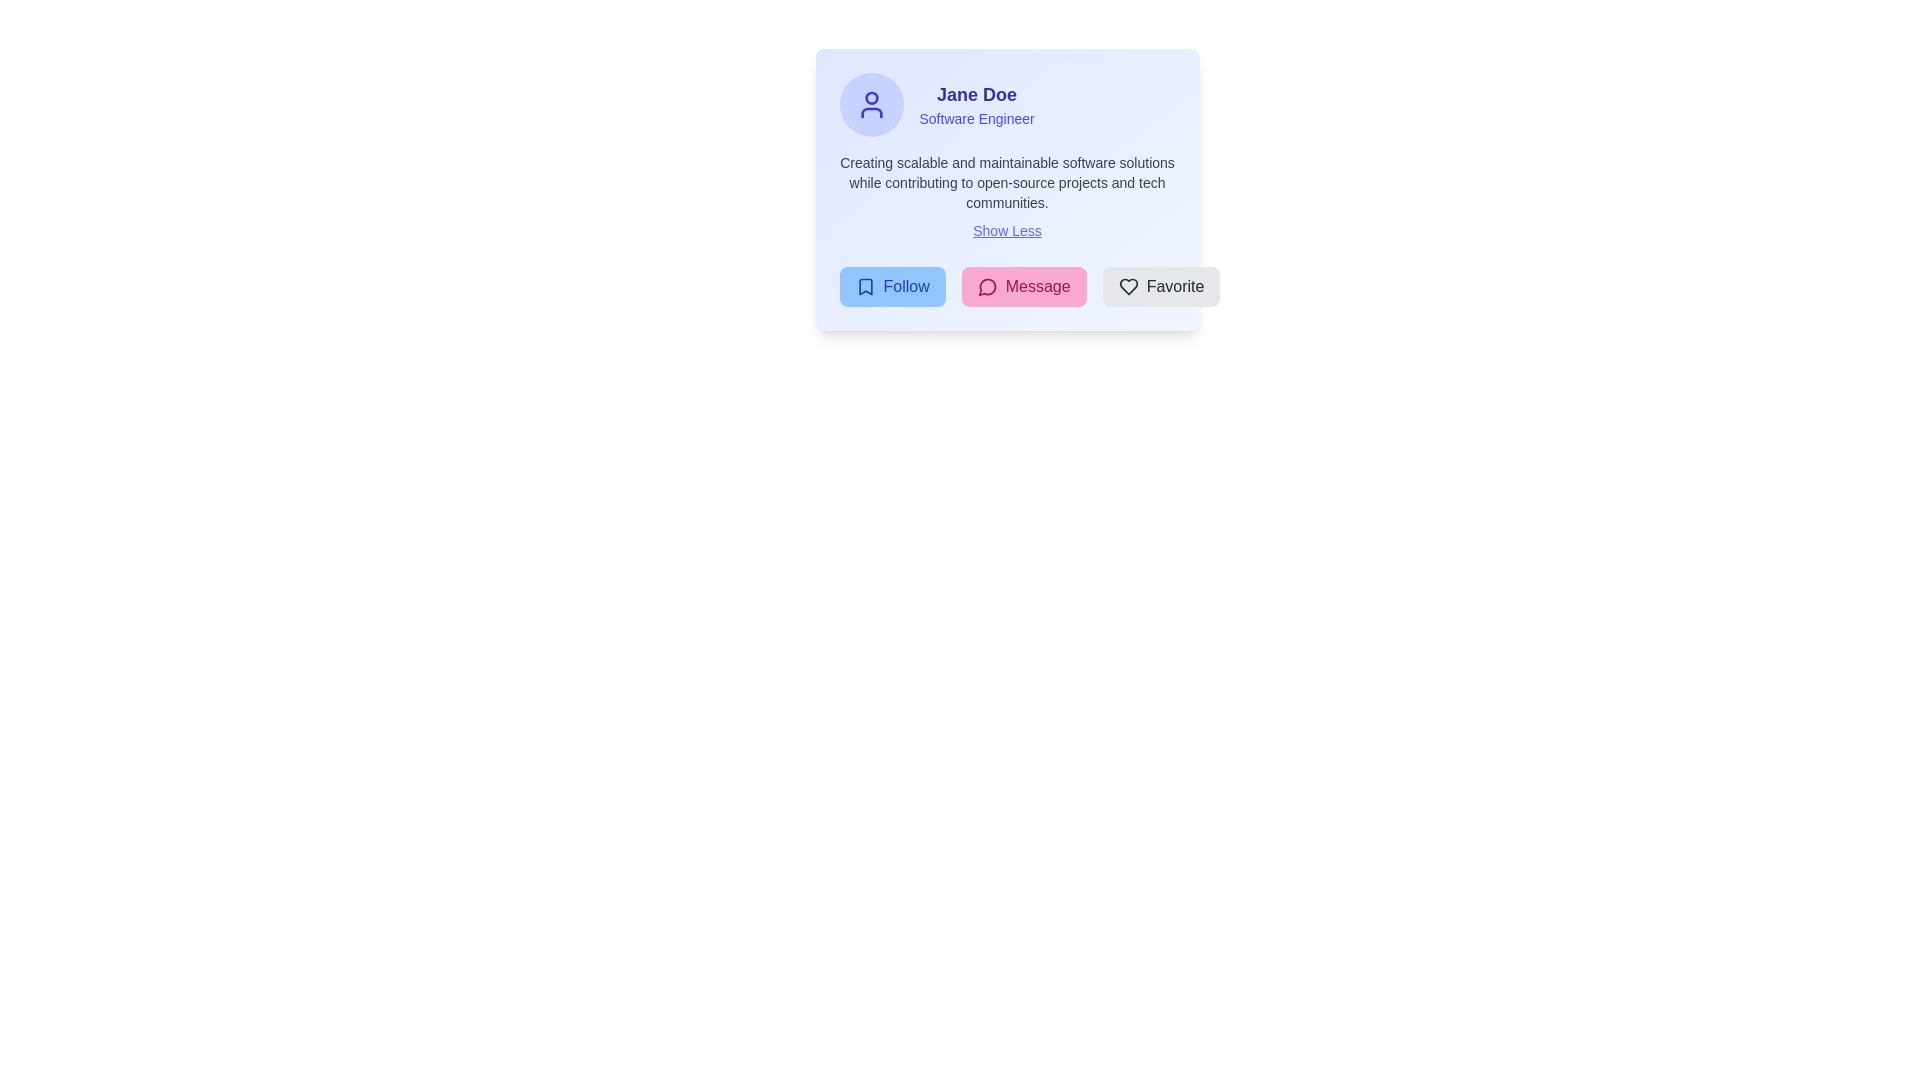  Describe the element at coordinates (1128, 286) in the screenshot. I see `the heart icon within the 'Favorite' button` at that location.